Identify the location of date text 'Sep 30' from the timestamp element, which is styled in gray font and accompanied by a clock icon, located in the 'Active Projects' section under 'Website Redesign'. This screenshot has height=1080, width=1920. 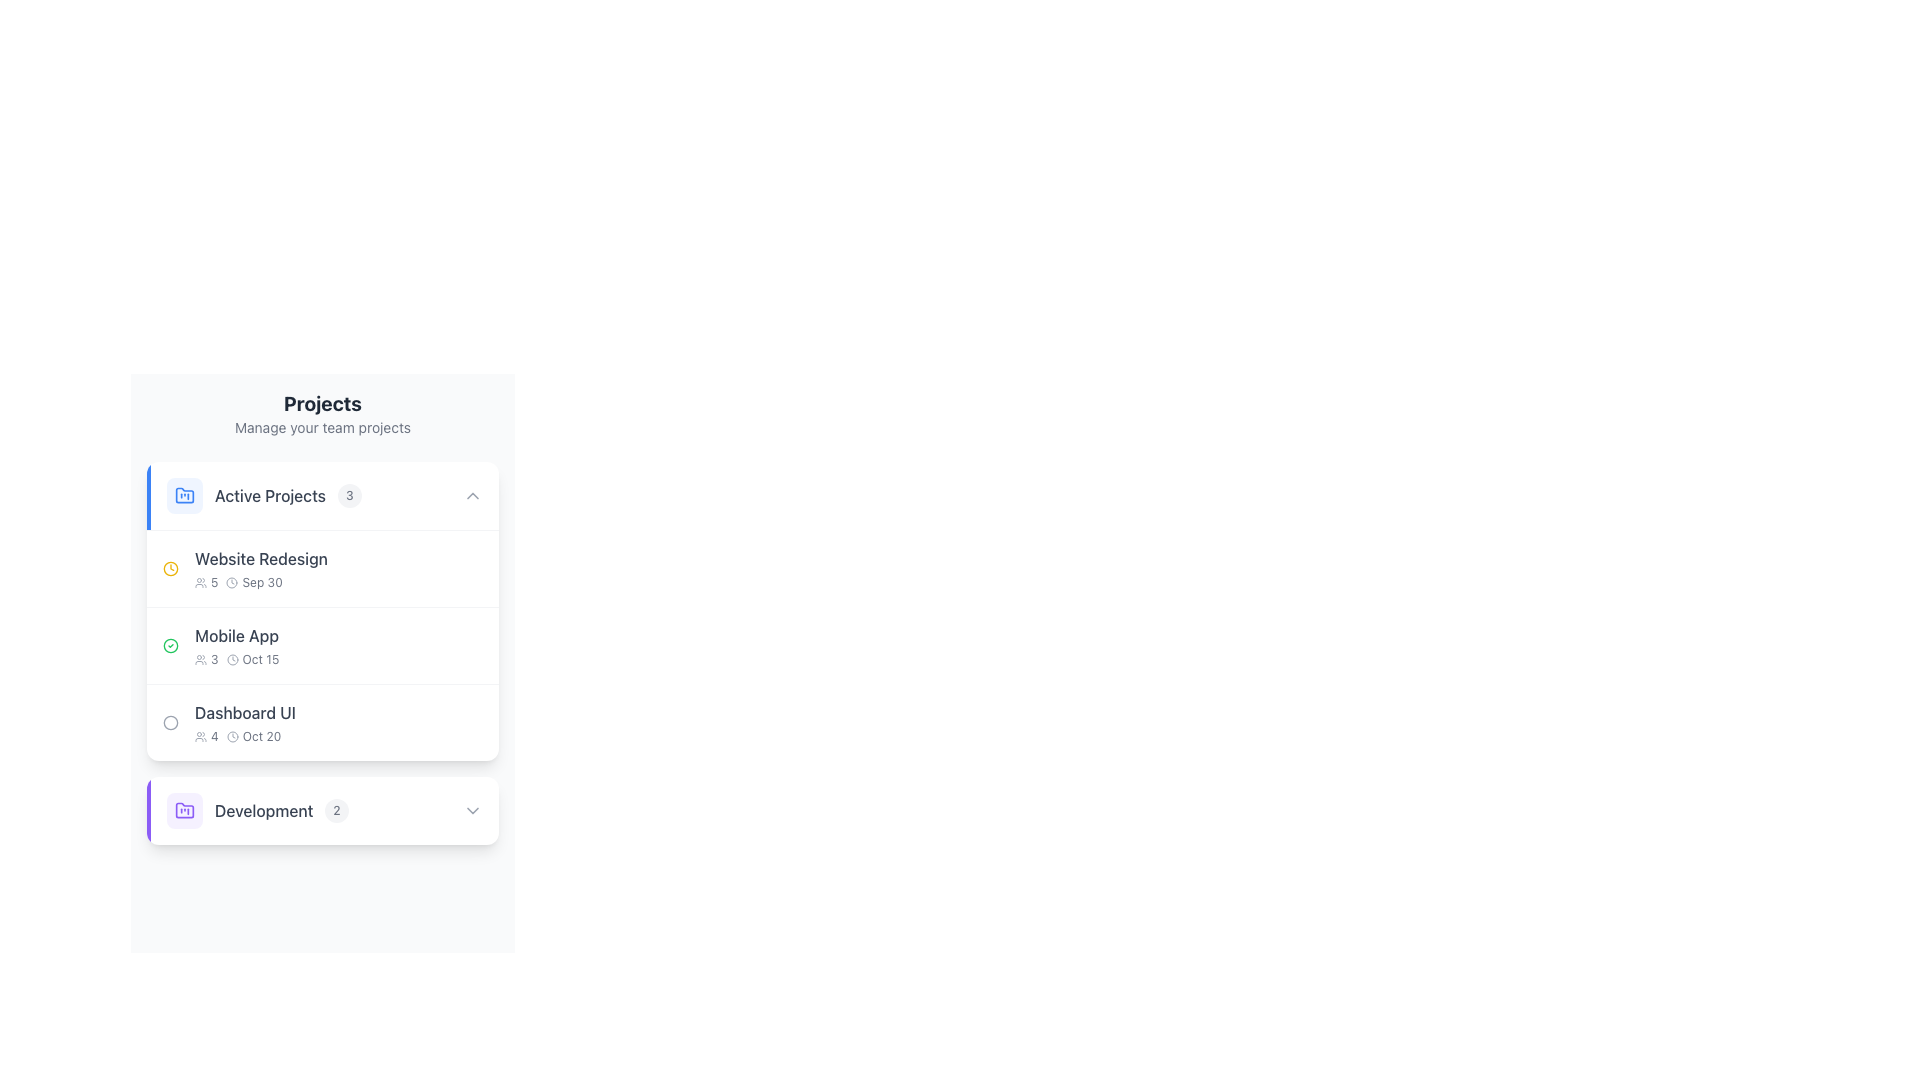
(253, 582).